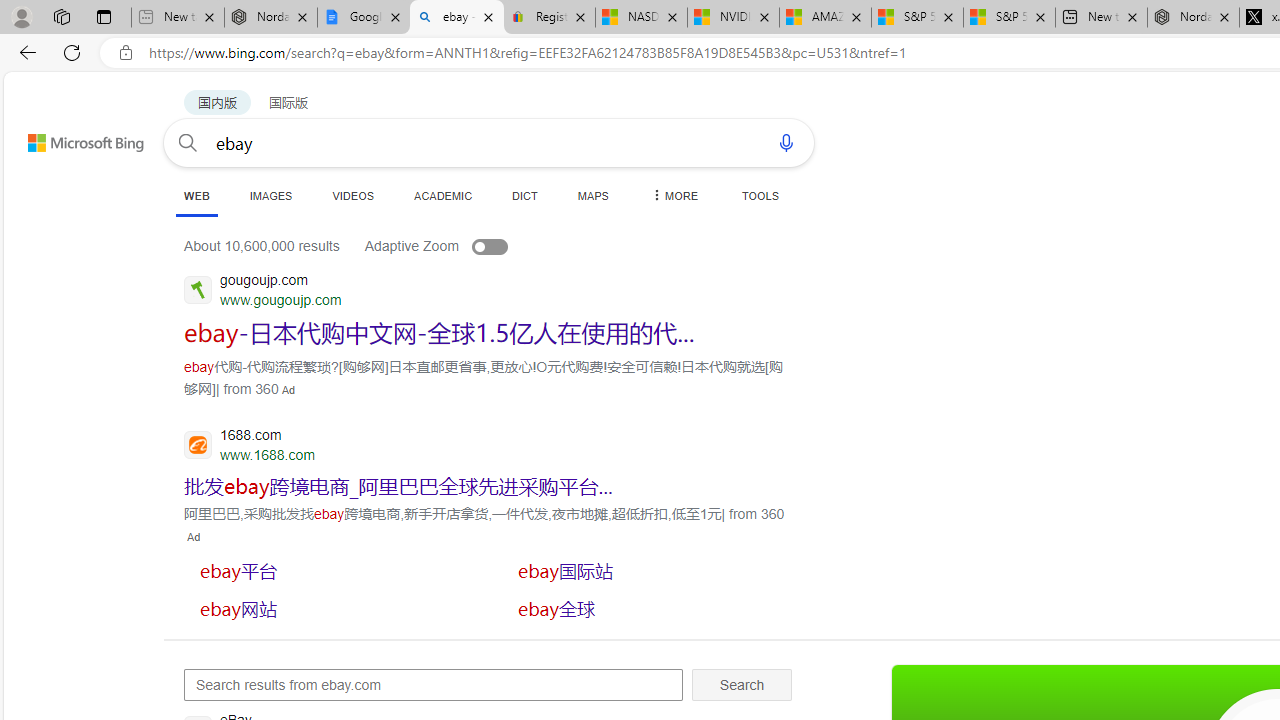 The height and width of the screenshot is (720, 1280). Describe the element at coordinates (197, 197) in the screenshot. I see `'WEB'` at that location.